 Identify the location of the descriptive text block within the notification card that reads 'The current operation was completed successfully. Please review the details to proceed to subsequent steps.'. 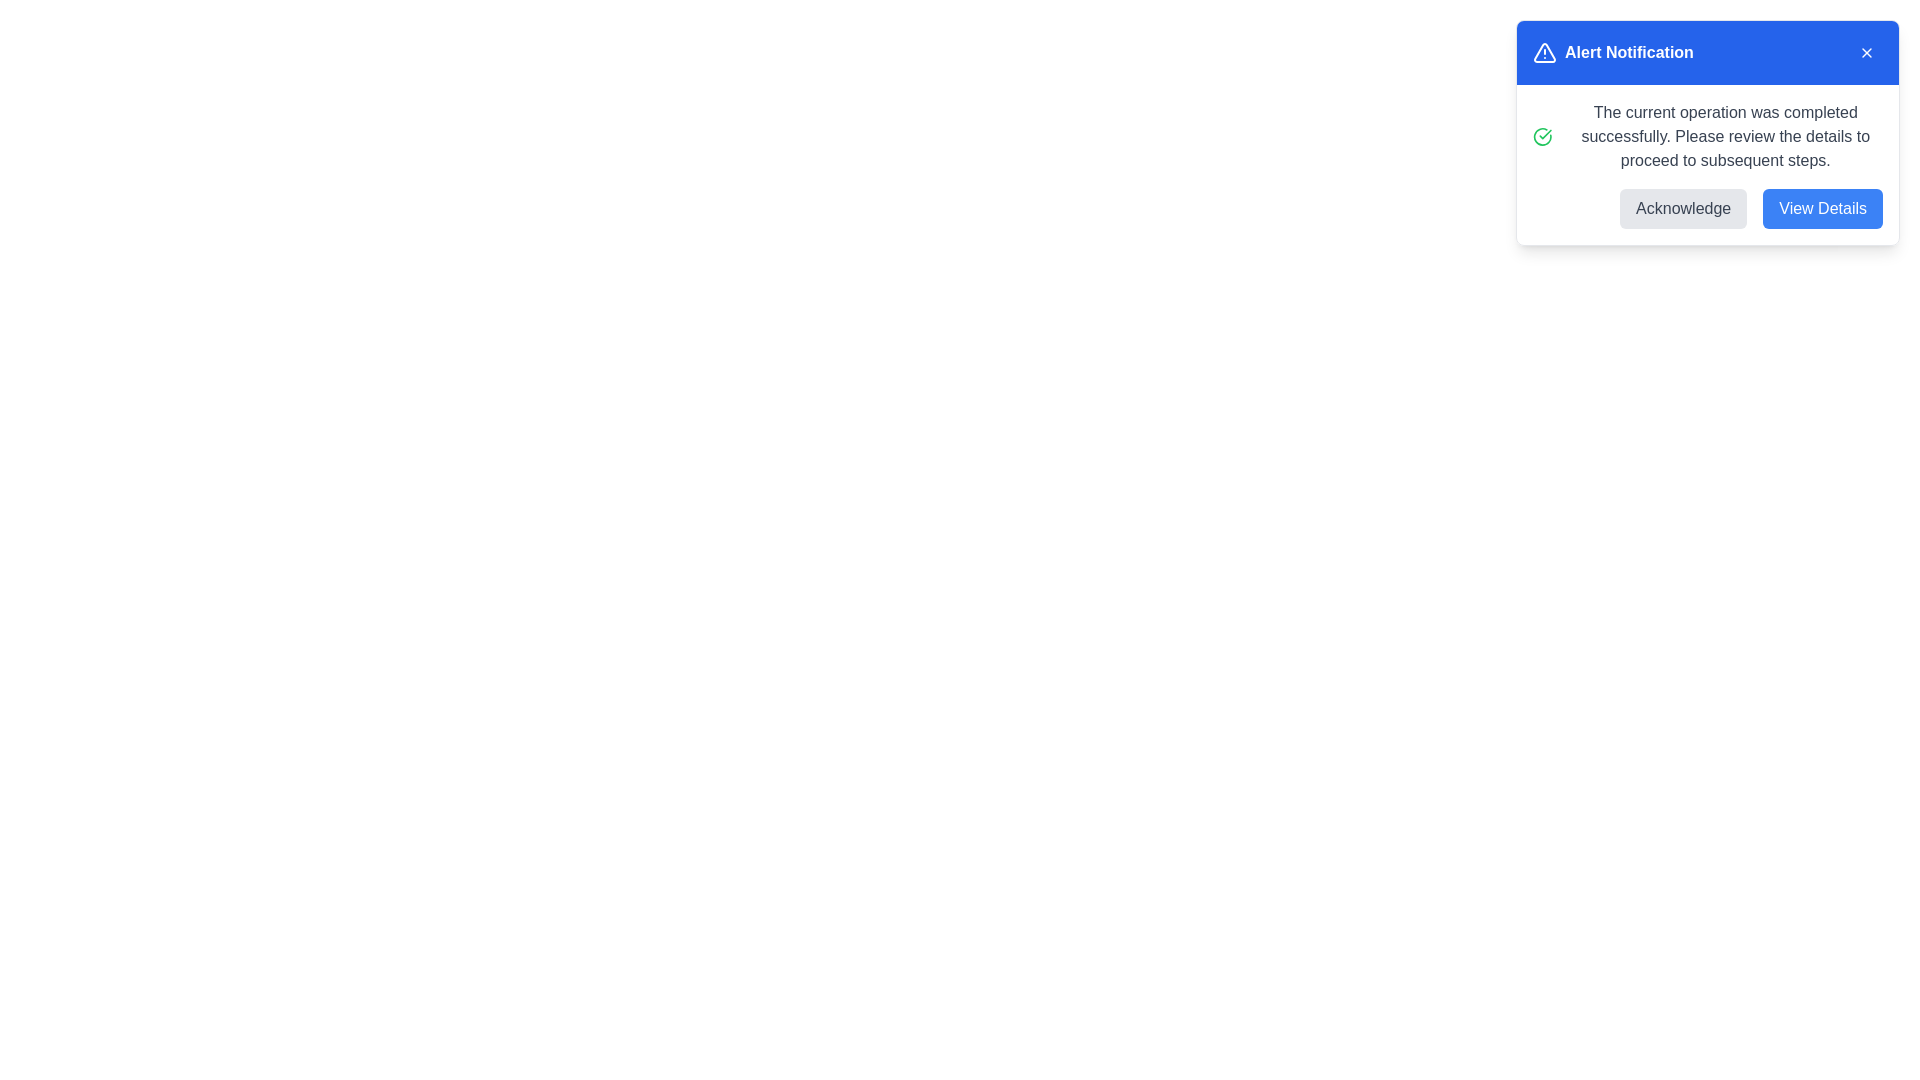
(1724, 136).